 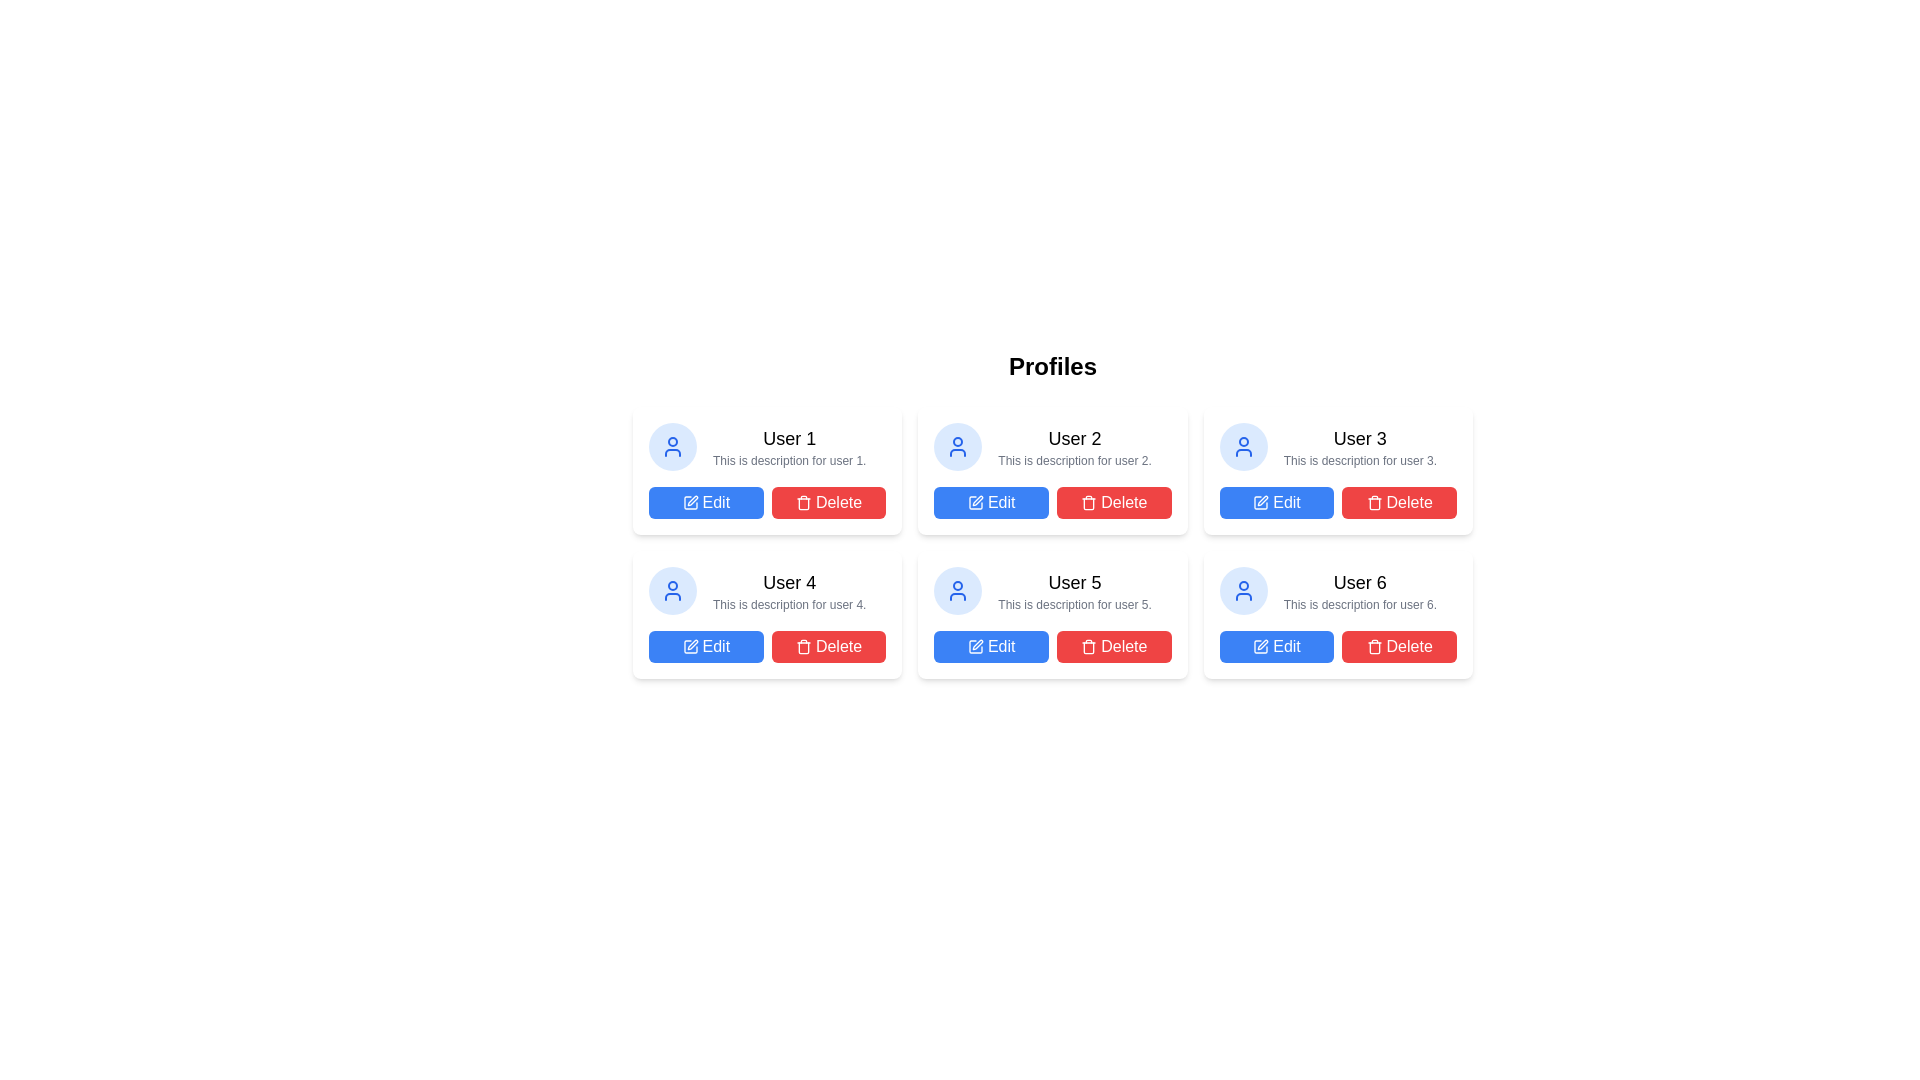 I want to click on the text block displaying the title 'User 2' and the description 'This is description for user 2.' located in the central column under the 'Profiles' section, so click(x=1074, y=446).